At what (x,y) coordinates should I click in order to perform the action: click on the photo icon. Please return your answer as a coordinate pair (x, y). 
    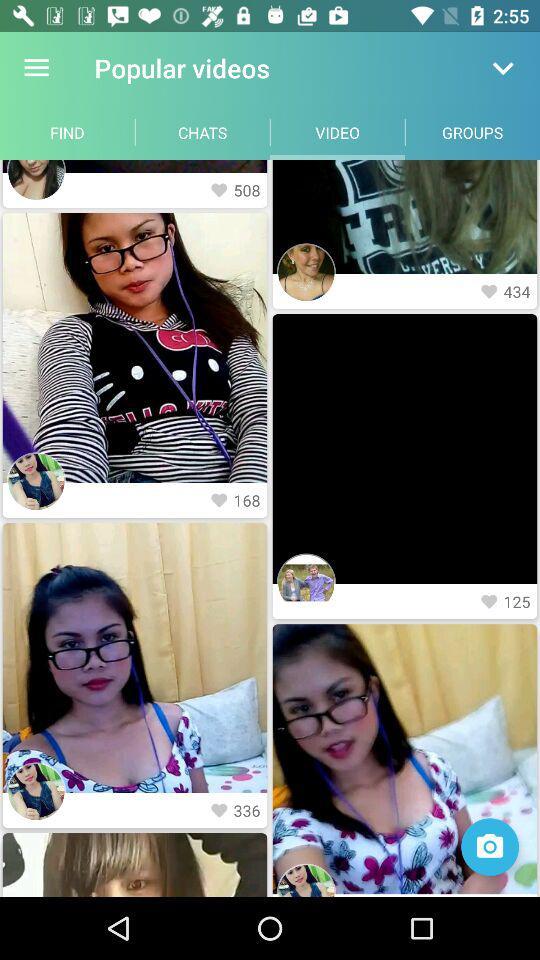
    Looking at the image, I should click on (489, 846).